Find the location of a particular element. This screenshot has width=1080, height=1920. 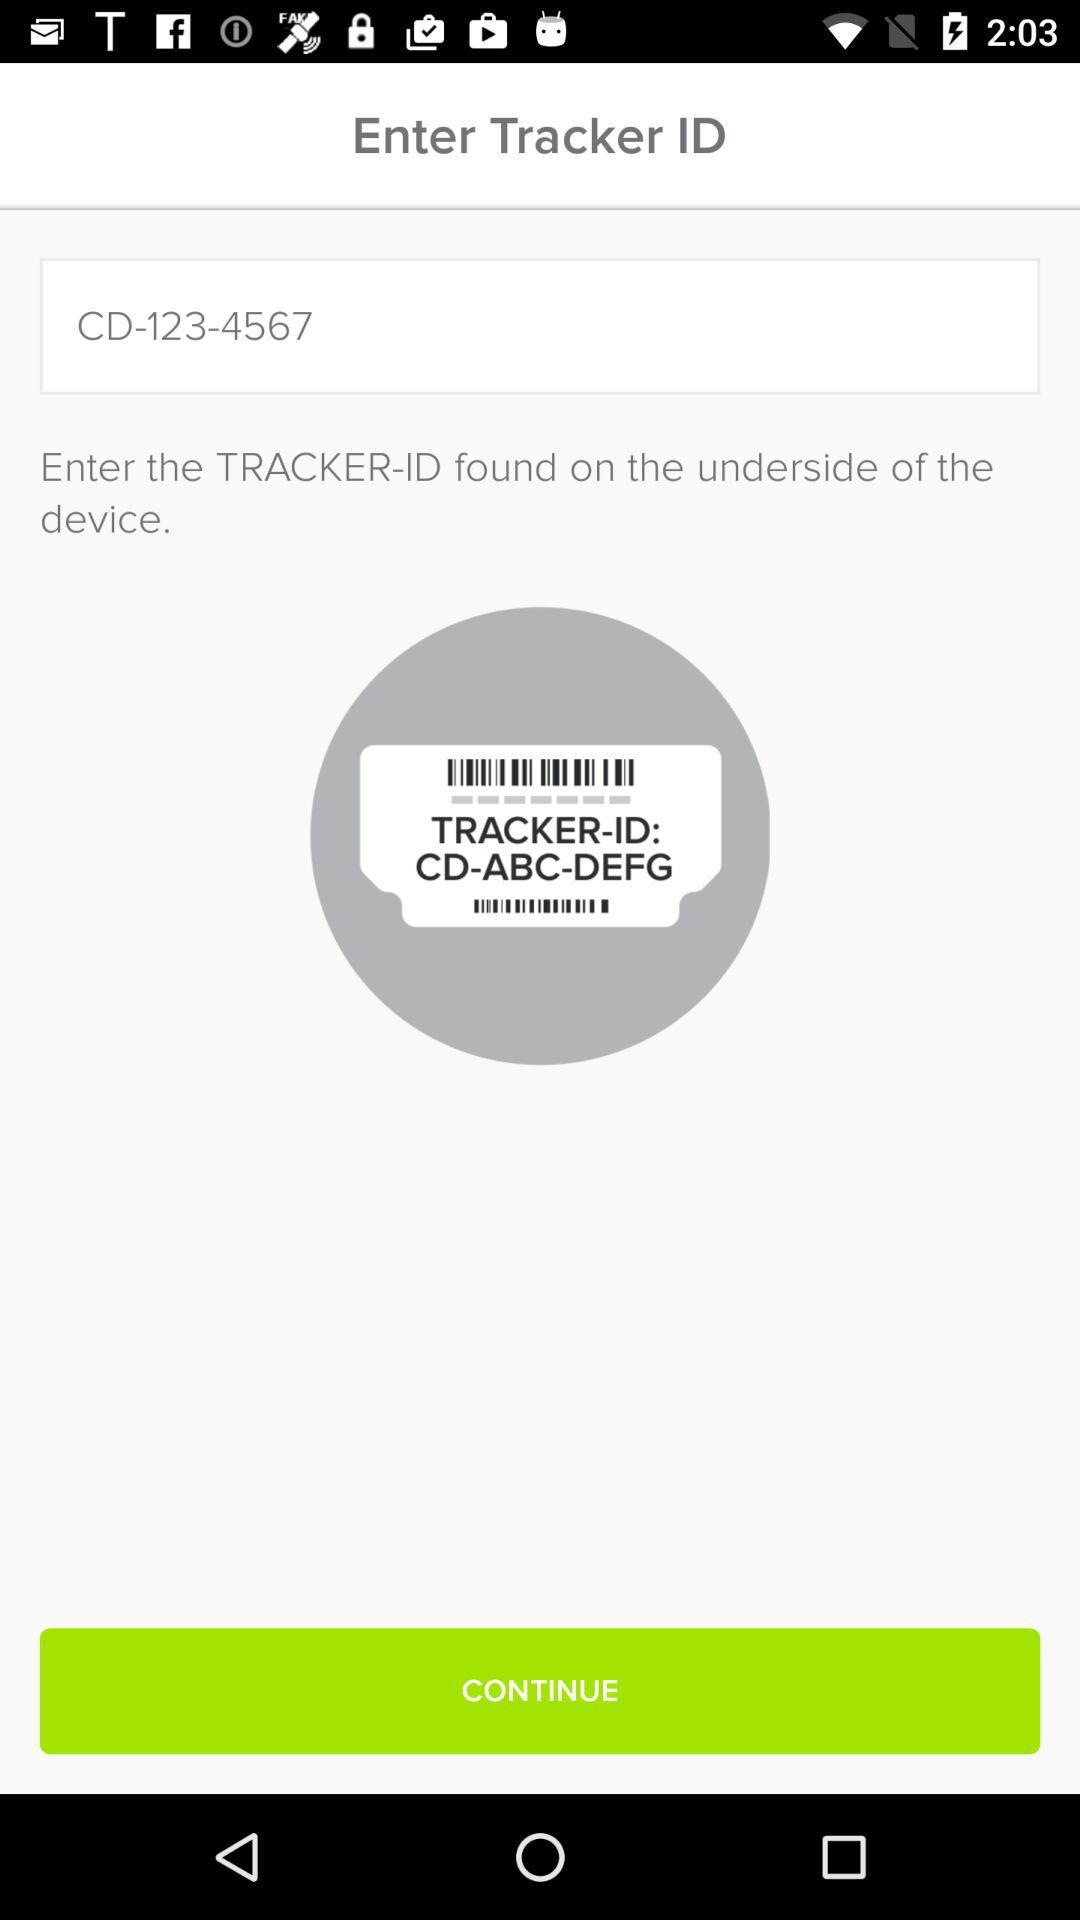

item below the enter tracker id is located at coordinates (540, 326).